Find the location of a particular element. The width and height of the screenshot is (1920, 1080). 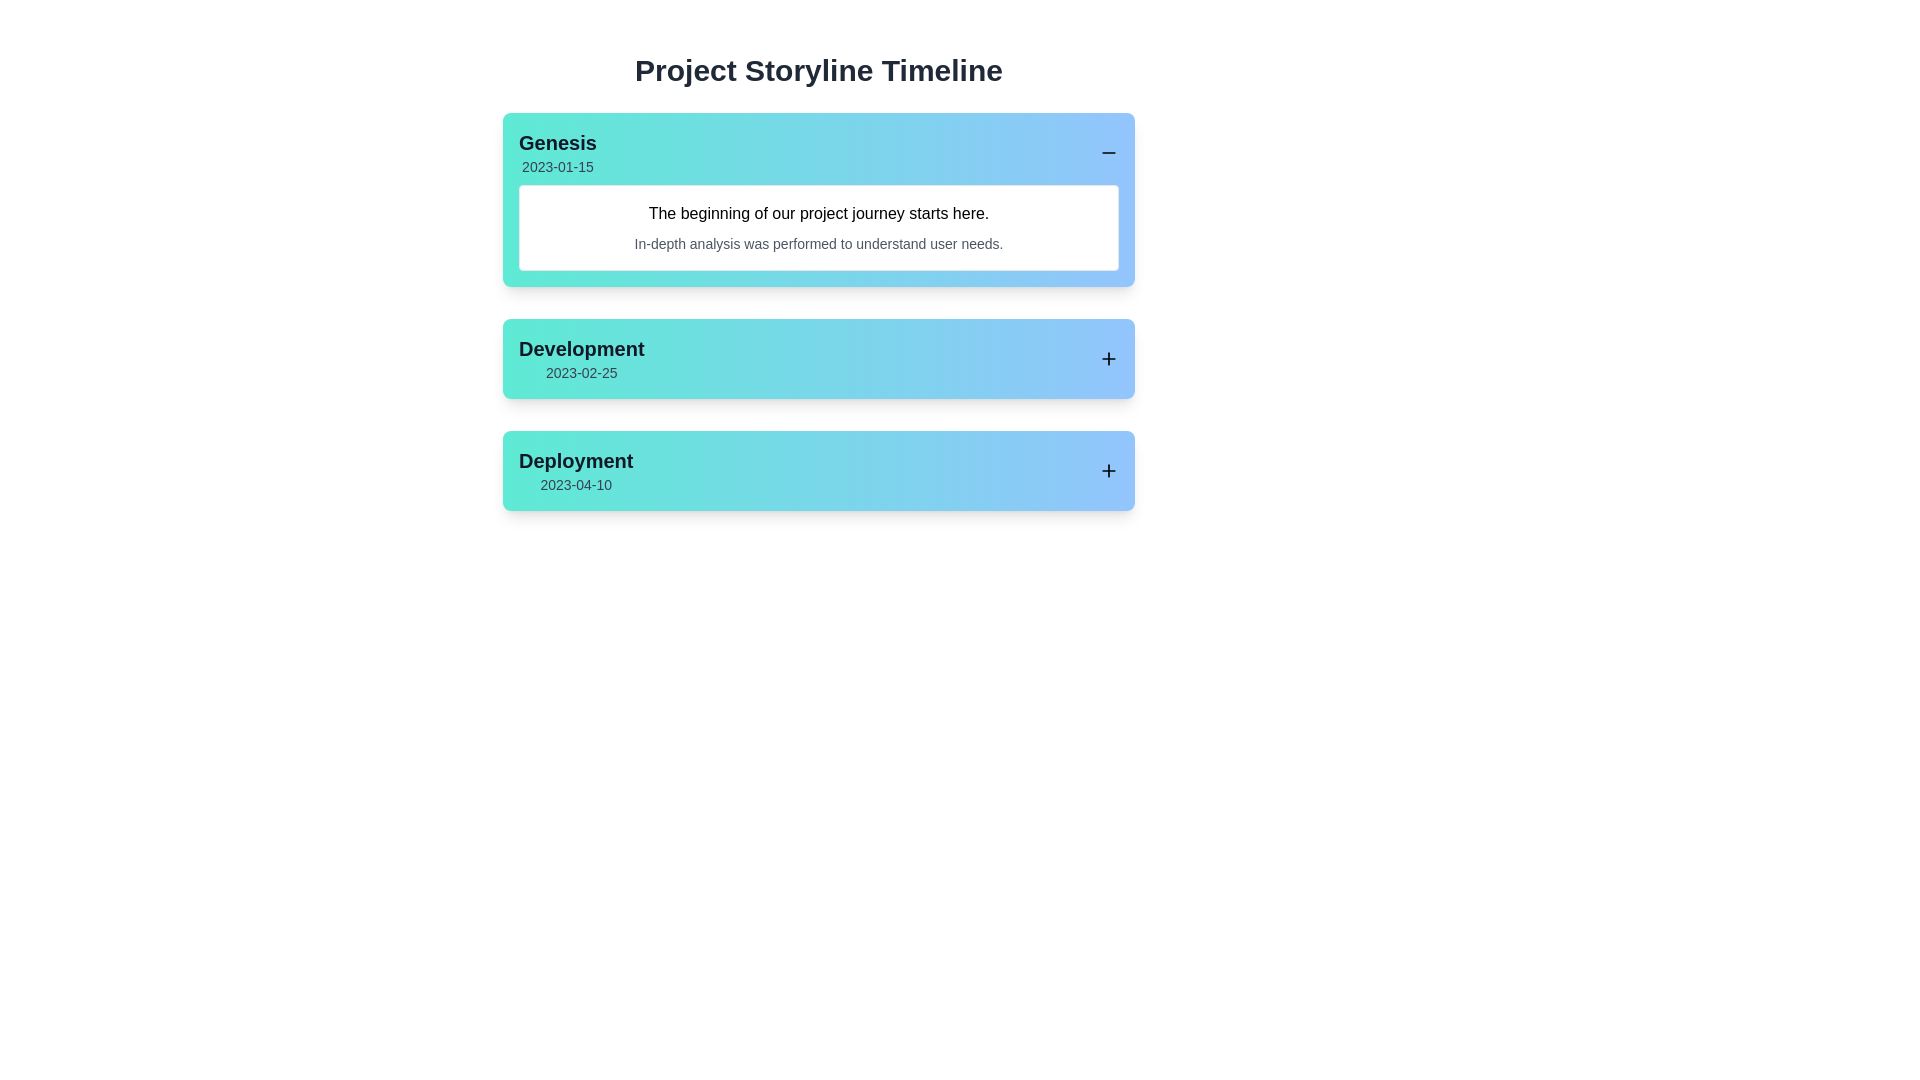

displayed text 'Genesis 2023-01-15' from the title and date section of the first card in the vertical timeline interface is located at coordinates (557, 152).